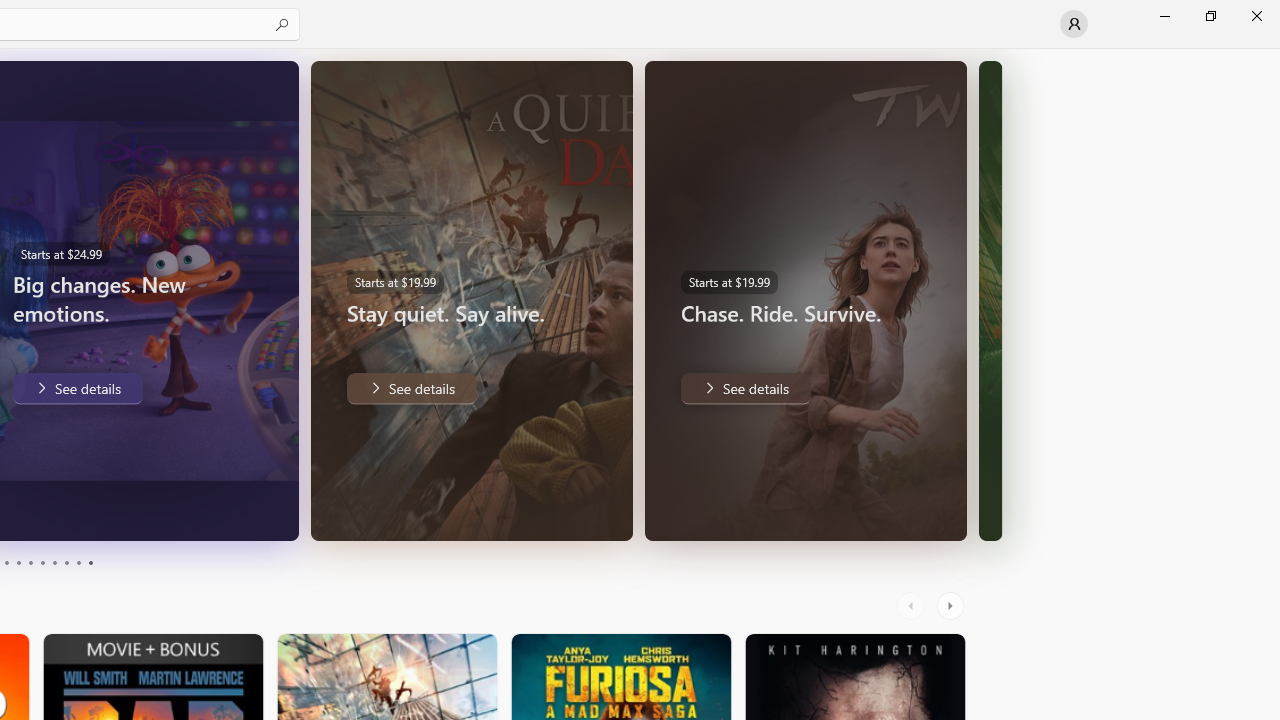 This screenshot has height=720, width=1280. What do you see at coordinates (912, 605) in the screenshot?
I see `'AutomationID: LeftScrollButton'` at bounding box center [912, 605].